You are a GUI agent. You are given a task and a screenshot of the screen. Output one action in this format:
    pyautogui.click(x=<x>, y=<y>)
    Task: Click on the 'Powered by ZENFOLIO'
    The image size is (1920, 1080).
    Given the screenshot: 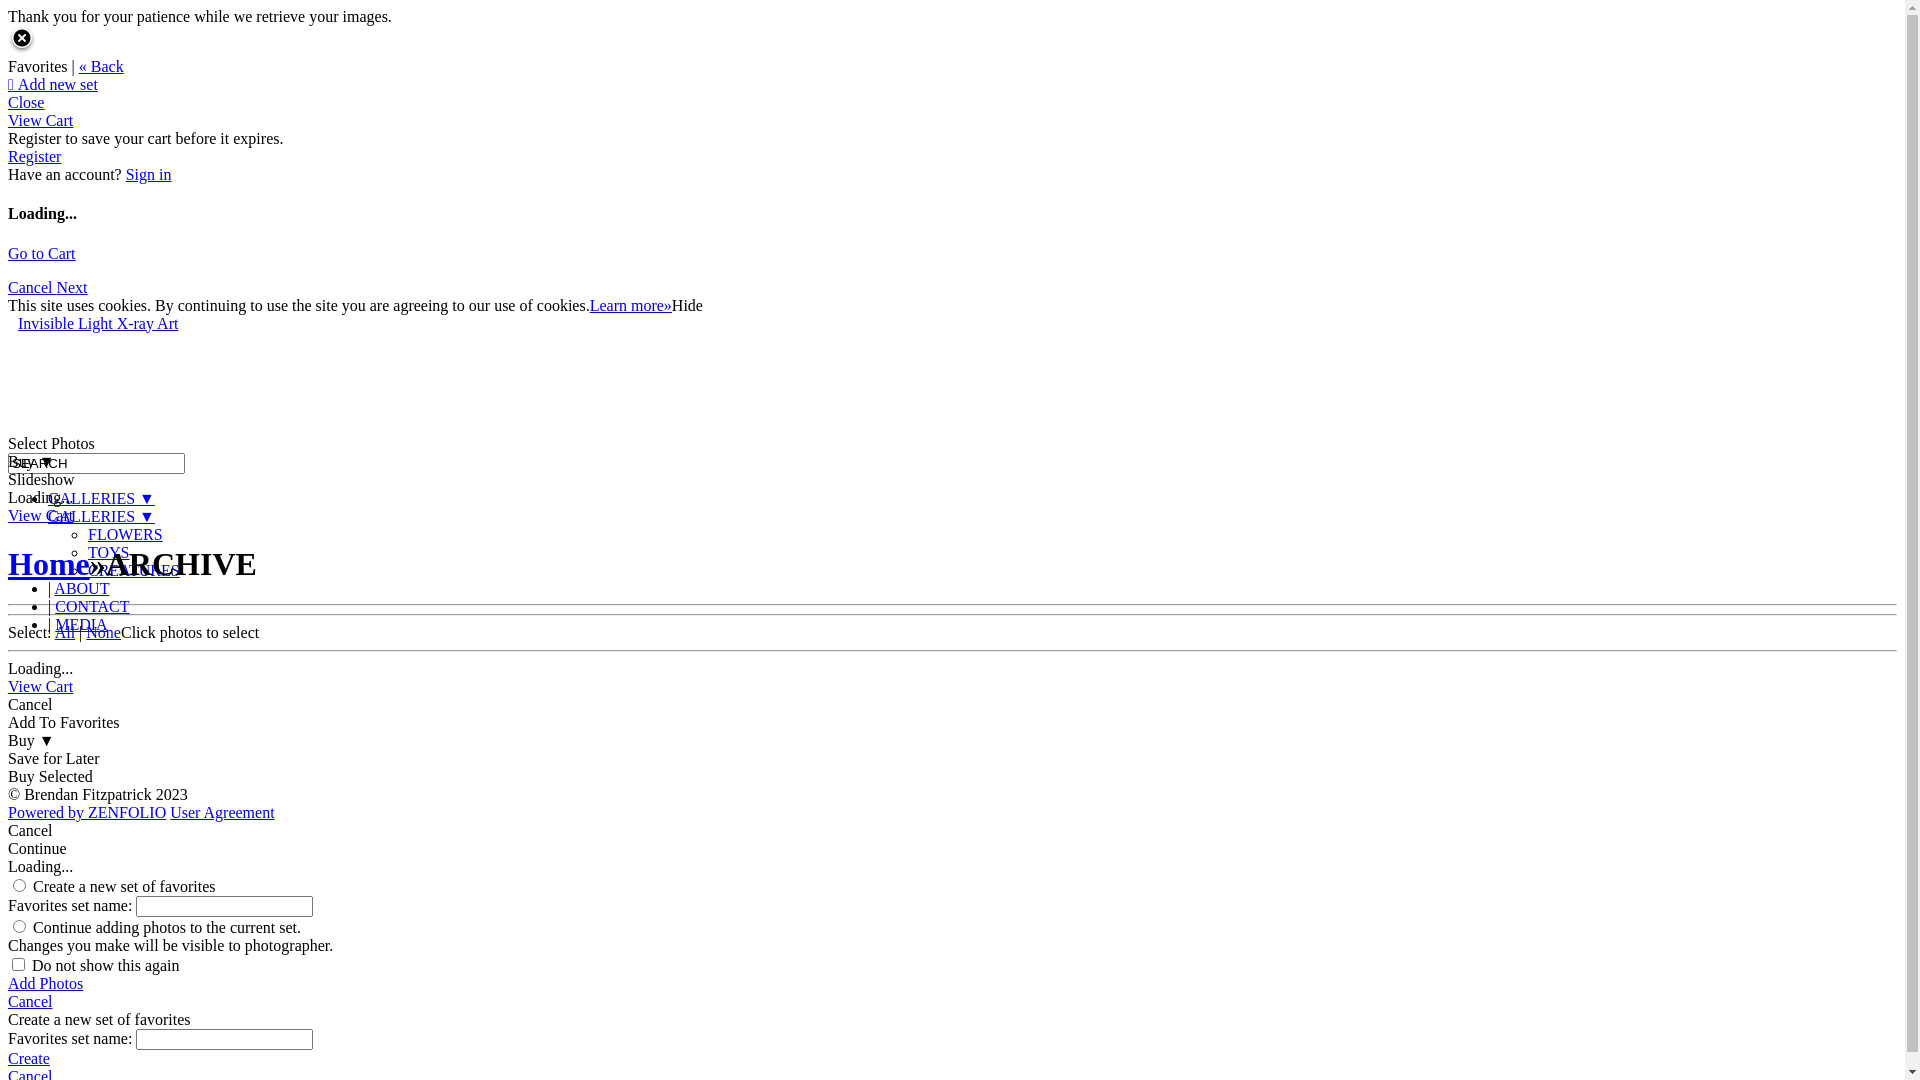 What is the action you would take?
    pyautogui.click(x=85, y=812)
    